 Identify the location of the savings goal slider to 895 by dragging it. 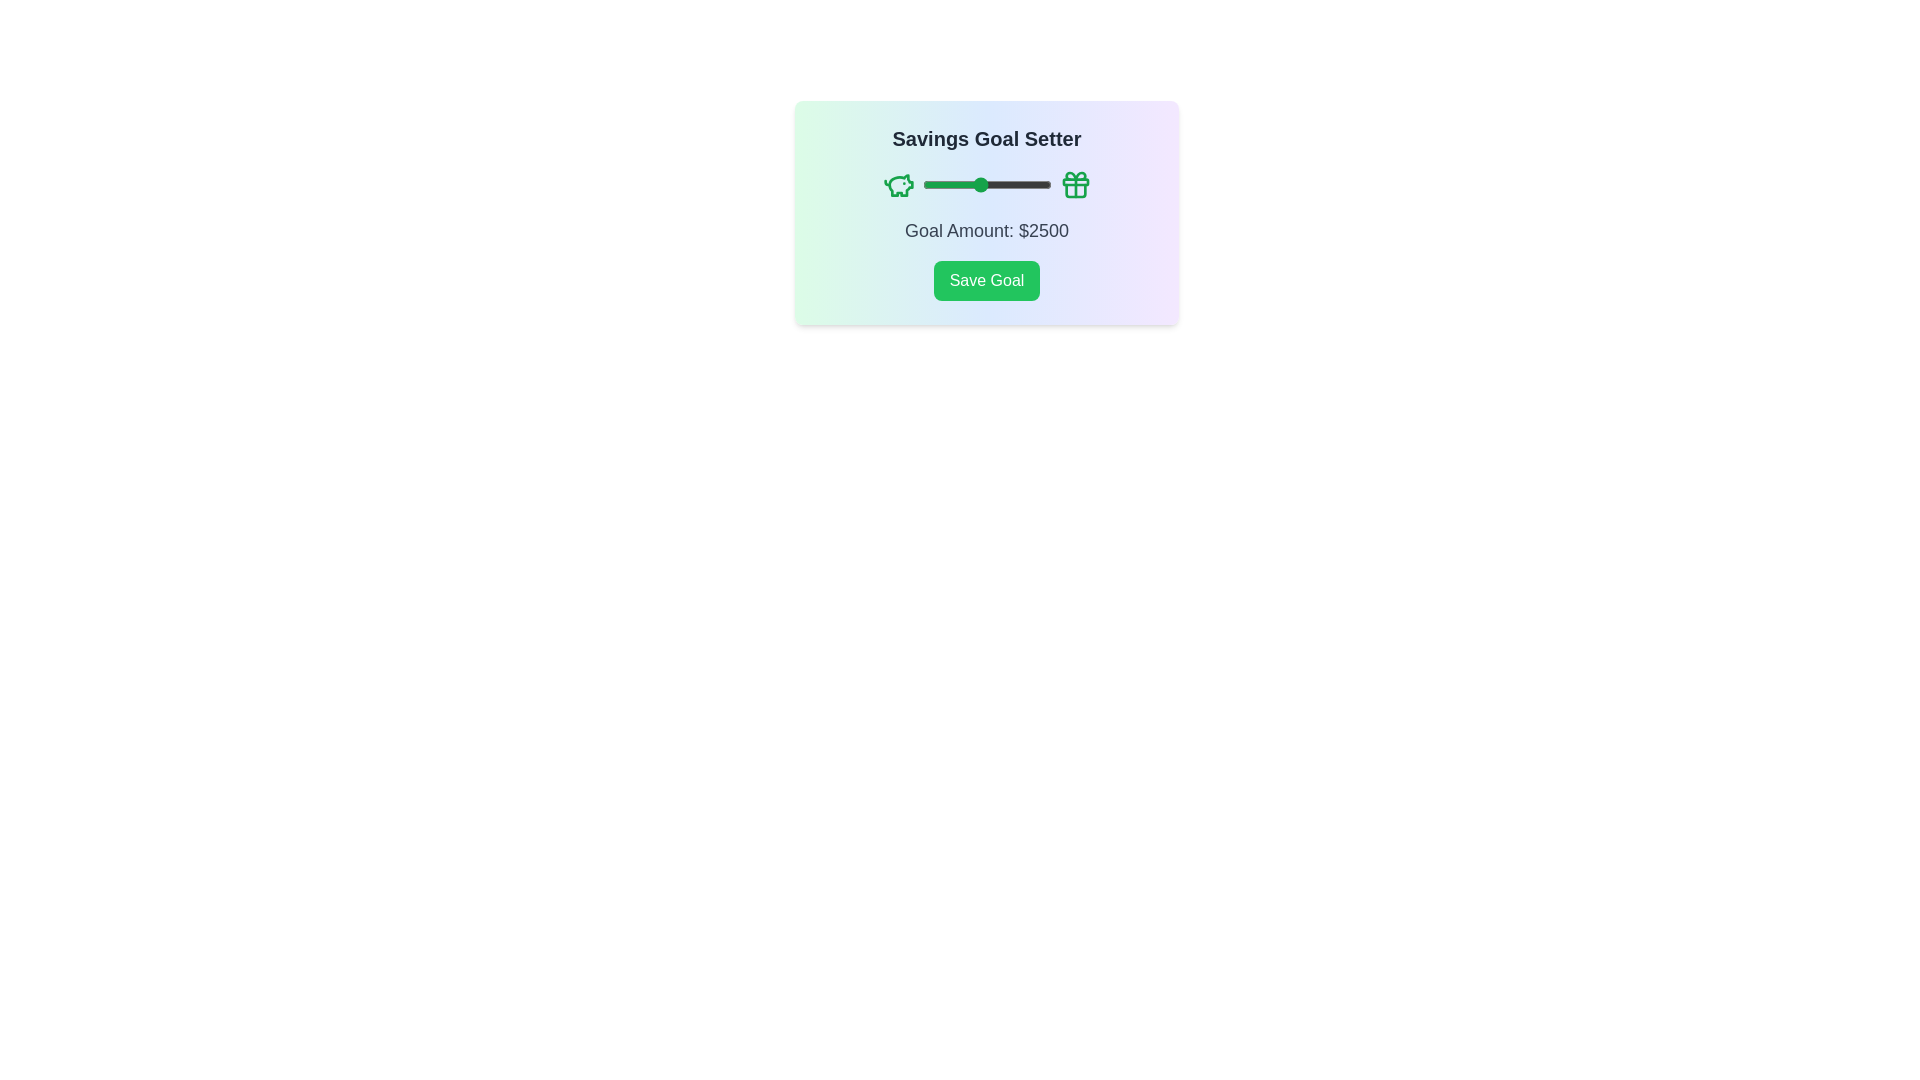
(932, 185).